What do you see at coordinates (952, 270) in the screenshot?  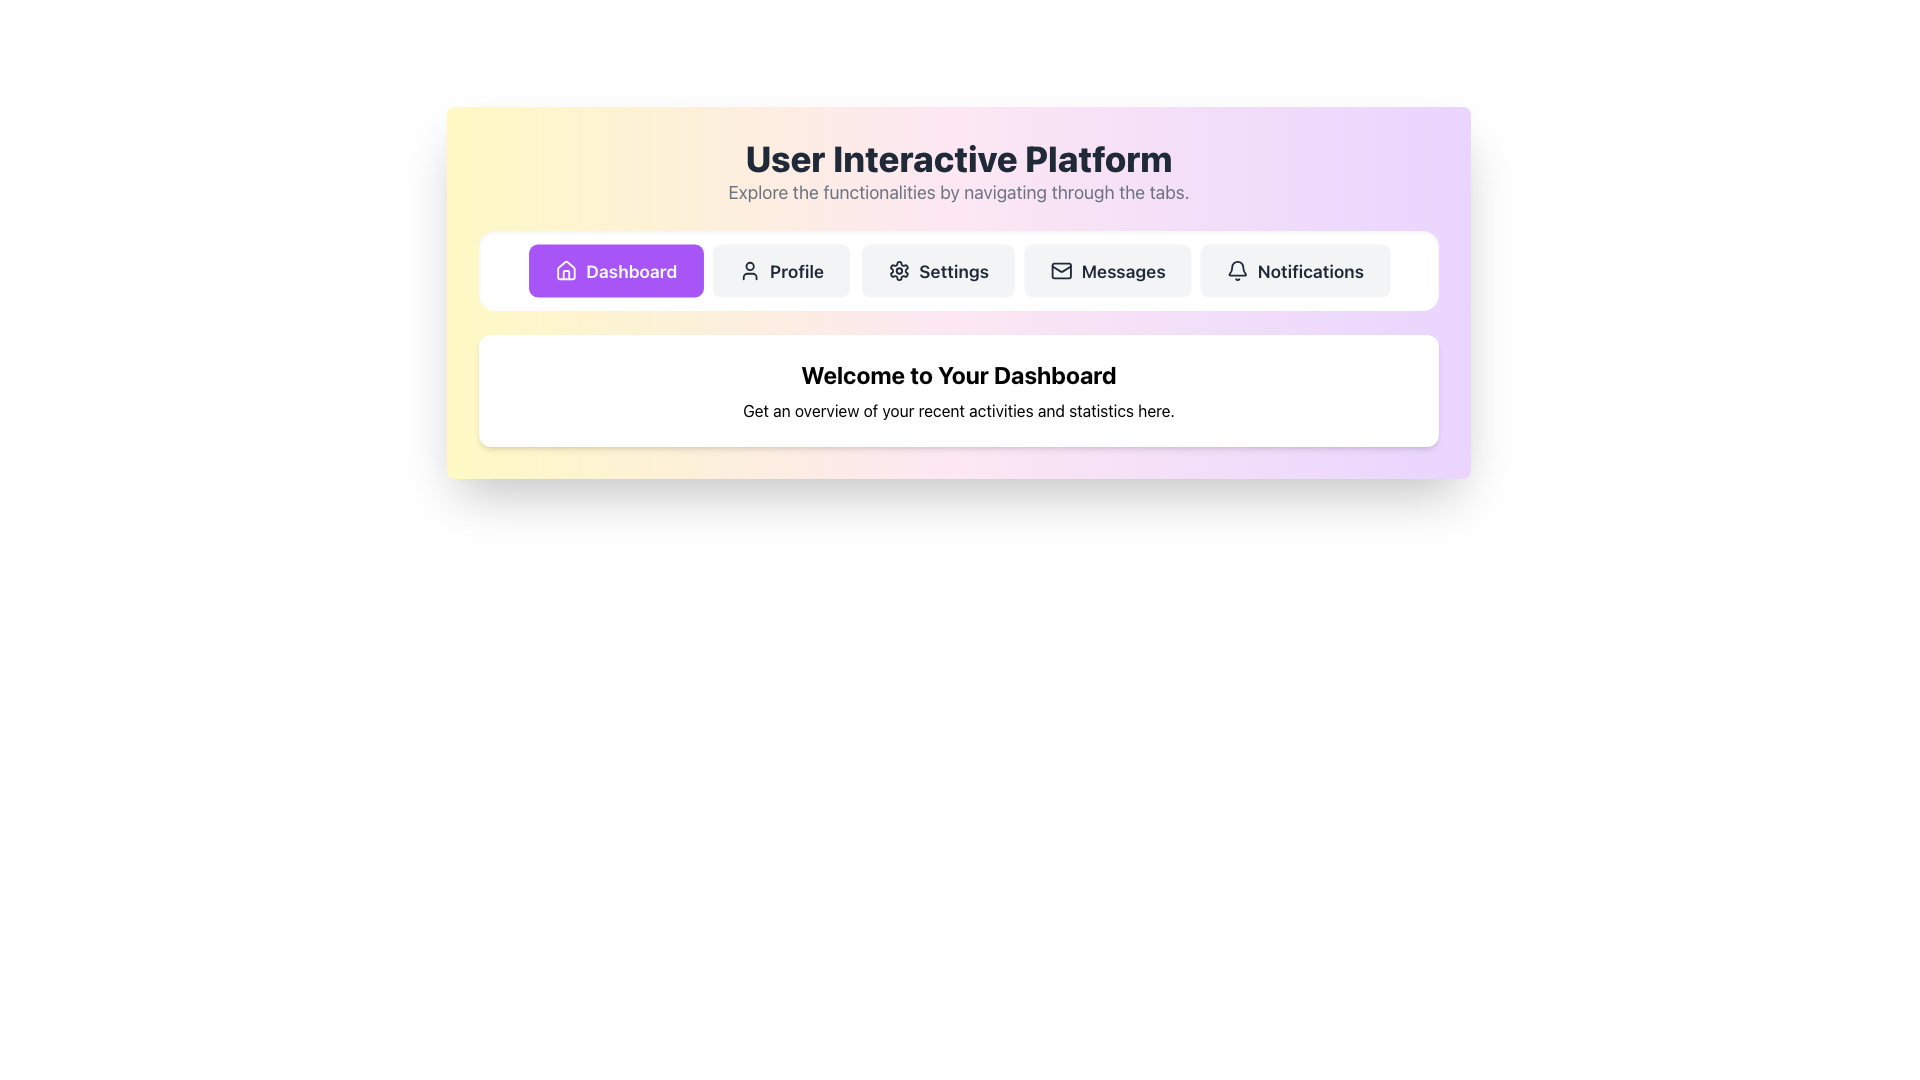 I see `the 'Settings' text label in the navigation bar` at bounding box center [952, 270].